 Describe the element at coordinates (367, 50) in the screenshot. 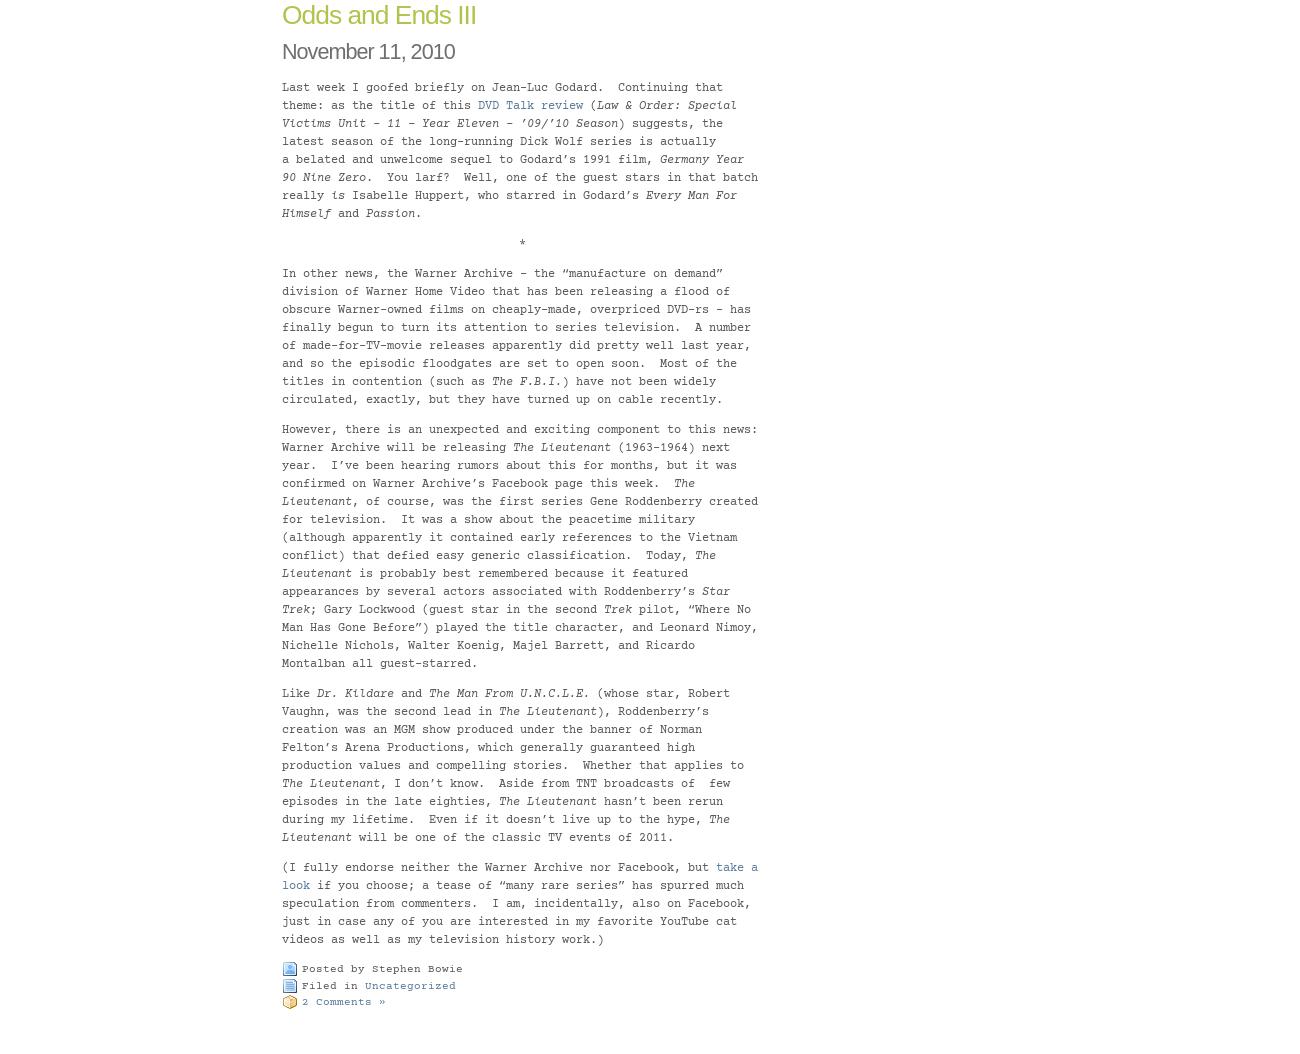

I see `'November 11, 2010'` at that location.